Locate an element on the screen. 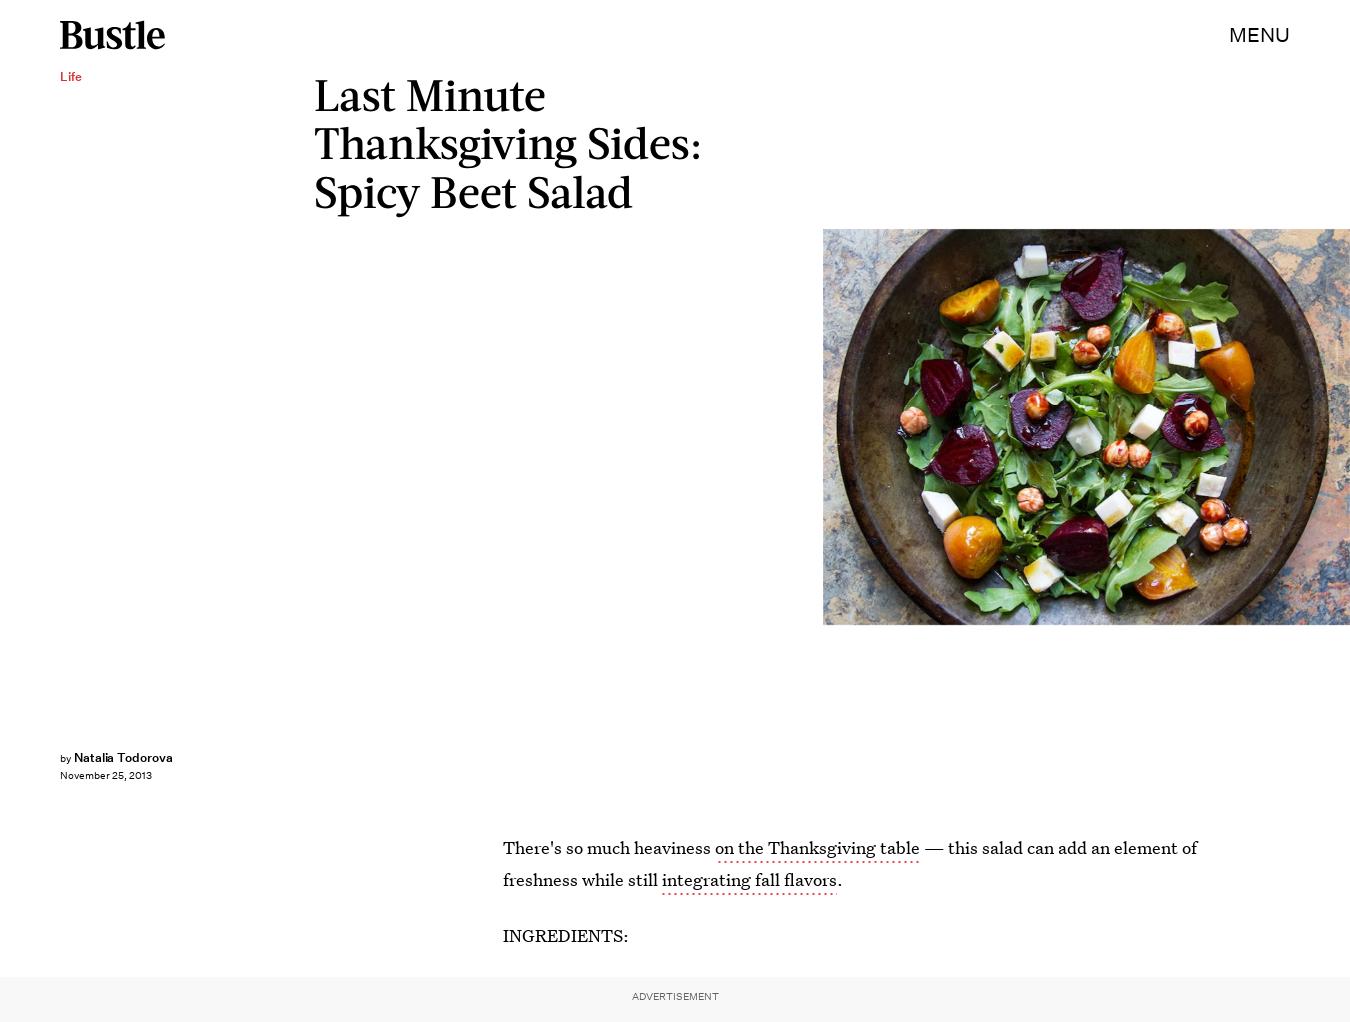  'There's so much heaviness' is located at coordinates (608, 847).